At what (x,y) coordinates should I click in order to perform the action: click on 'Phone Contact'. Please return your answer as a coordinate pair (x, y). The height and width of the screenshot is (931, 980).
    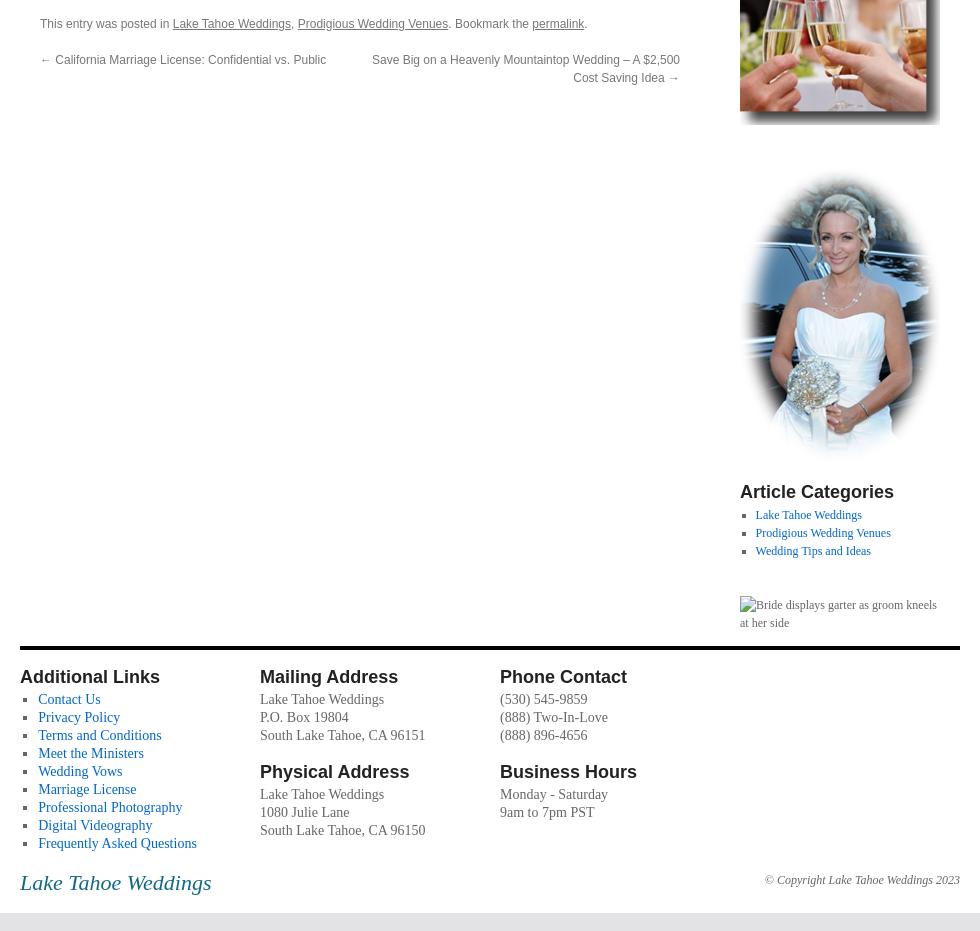
    Looking at the image, I should click on (563, 674).